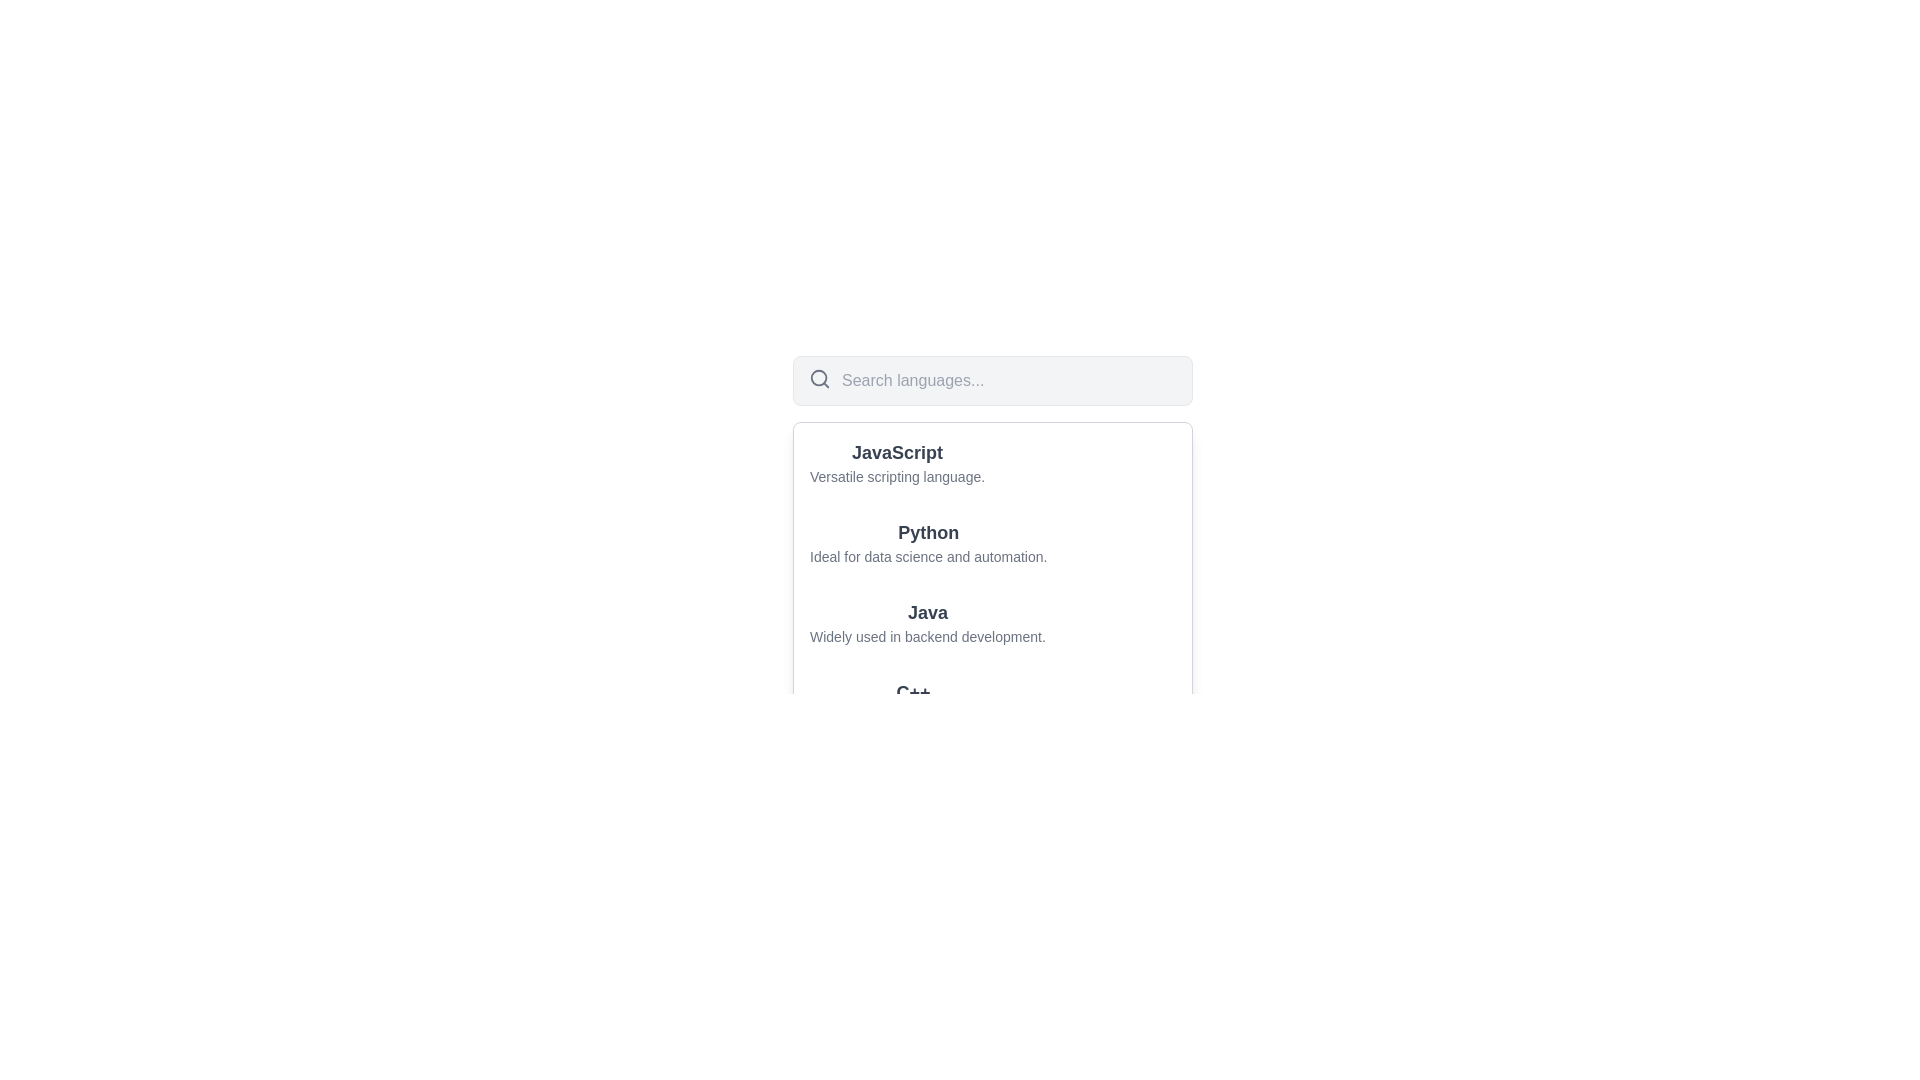 Image resolution: width=1920 pixels, height=1080 pixels. I want to click on the Text block element that has the heading 'JavaScript' and the subtitle 'Versatile scripting language', so click(896, 462).